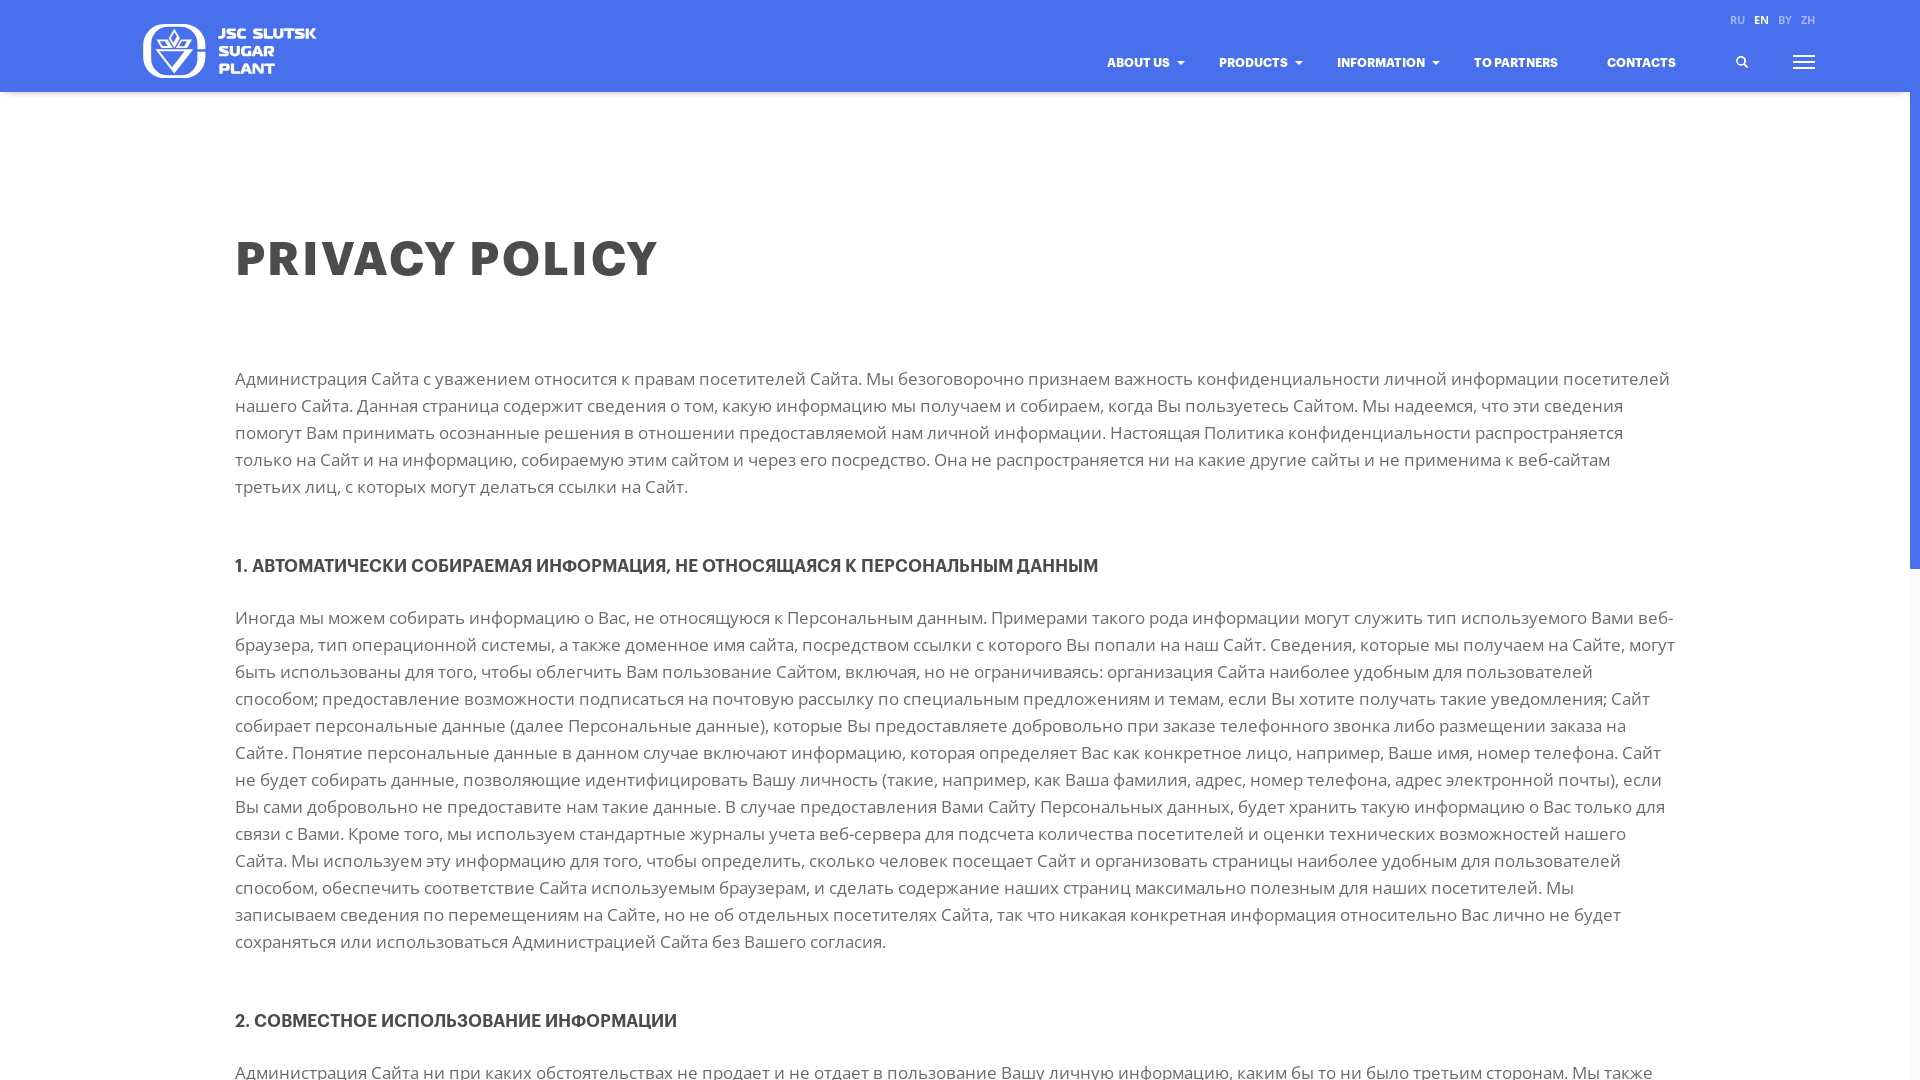 Image resolution: width=1920 pixels, height=1080 pixels. What do you see at coordinates (1522, 79) in the screenshot?
I see `'TO PARTNERS'` at bounding box center [1522, 79].